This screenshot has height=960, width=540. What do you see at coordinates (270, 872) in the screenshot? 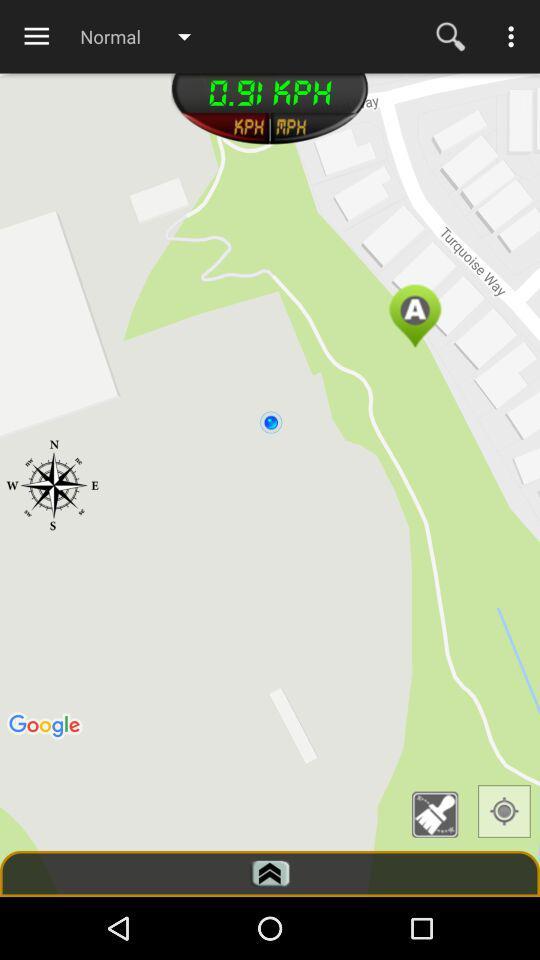
I see `the icon at the bottom of the page` at bounding box center [270, 872].